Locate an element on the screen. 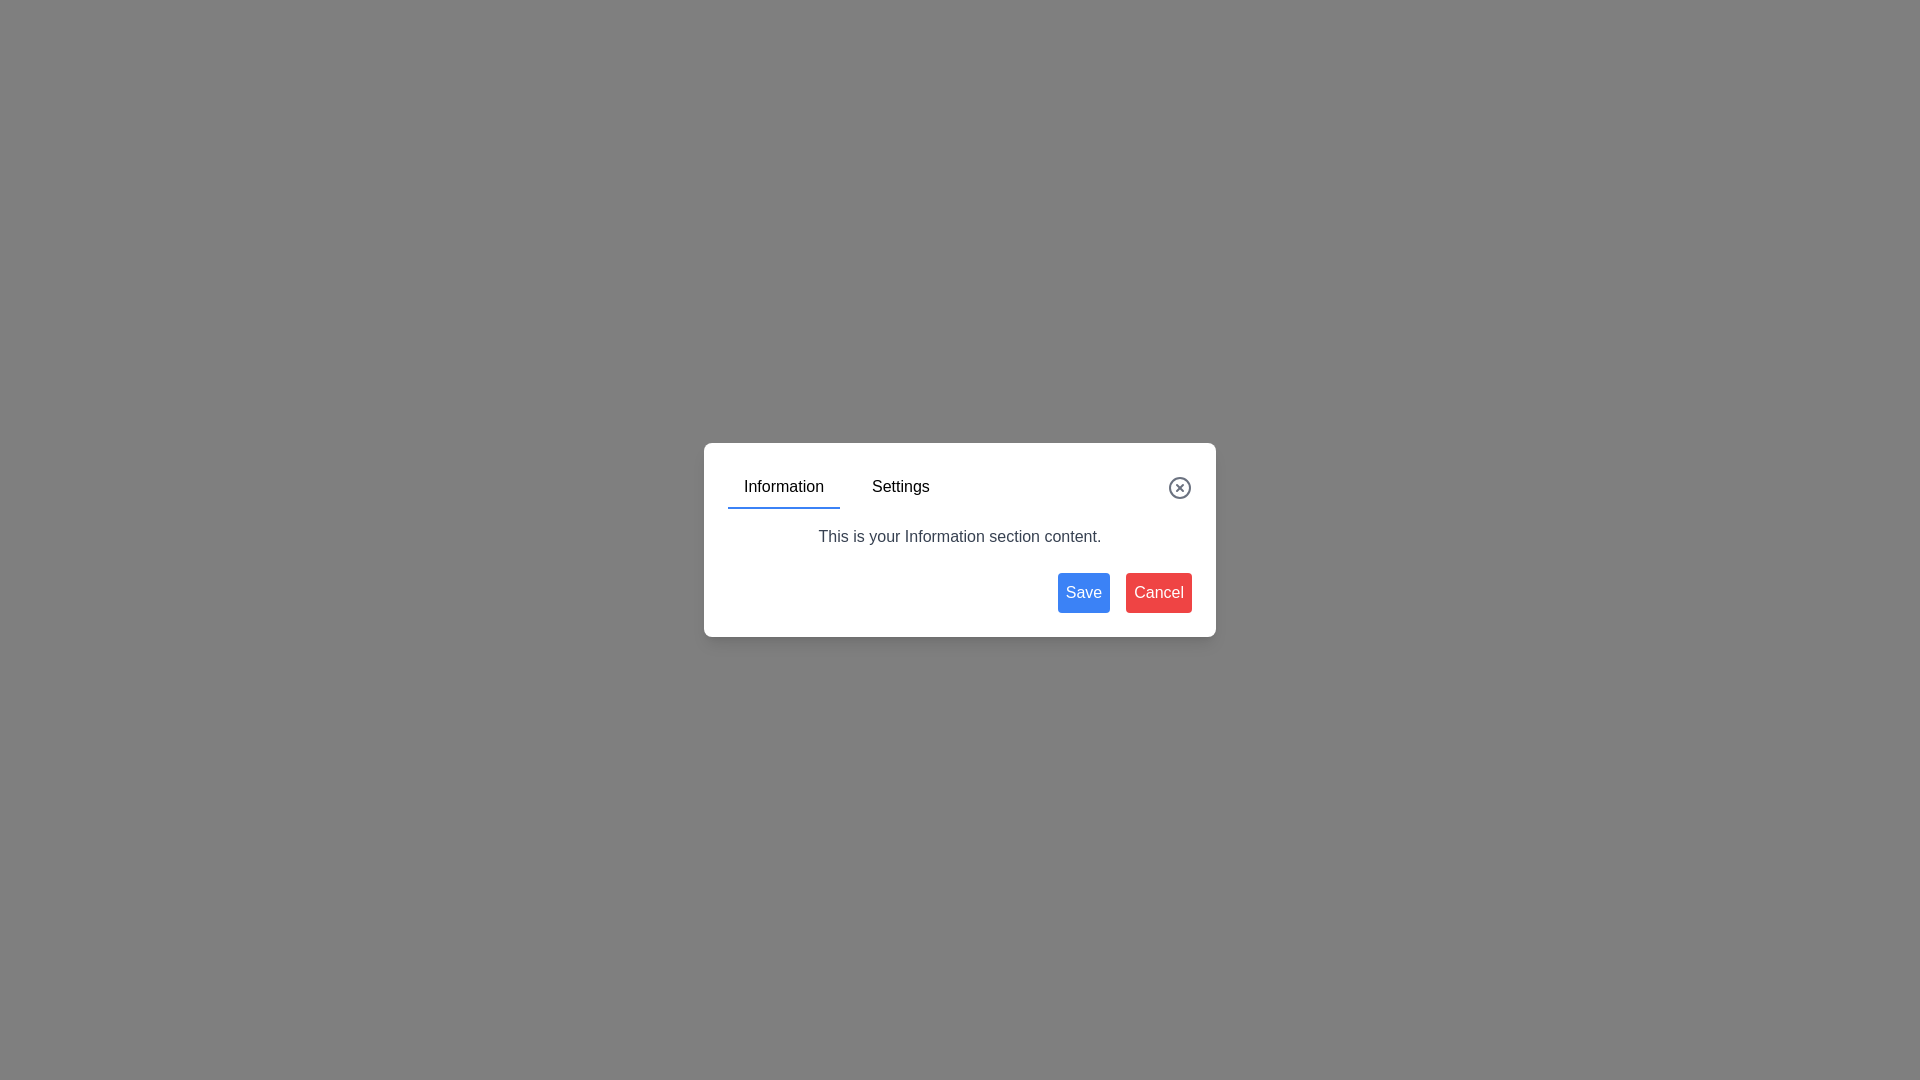  the blue 'Save' button with rounded corners located at the bottom right corner of the dialog box is located at coordinates (1083, 592).